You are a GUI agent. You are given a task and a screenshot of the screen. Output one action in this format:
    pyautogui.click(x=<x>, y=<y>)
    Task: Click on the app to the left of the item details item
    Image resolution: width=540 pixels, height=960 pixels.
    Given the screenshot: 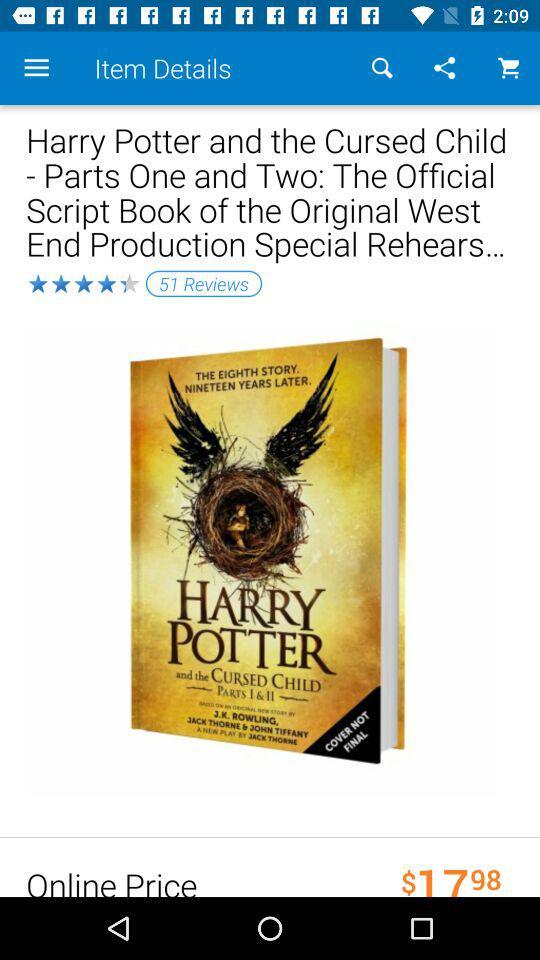 What is the action you would take?
    pyautogui.click(x=36, y=68)
    